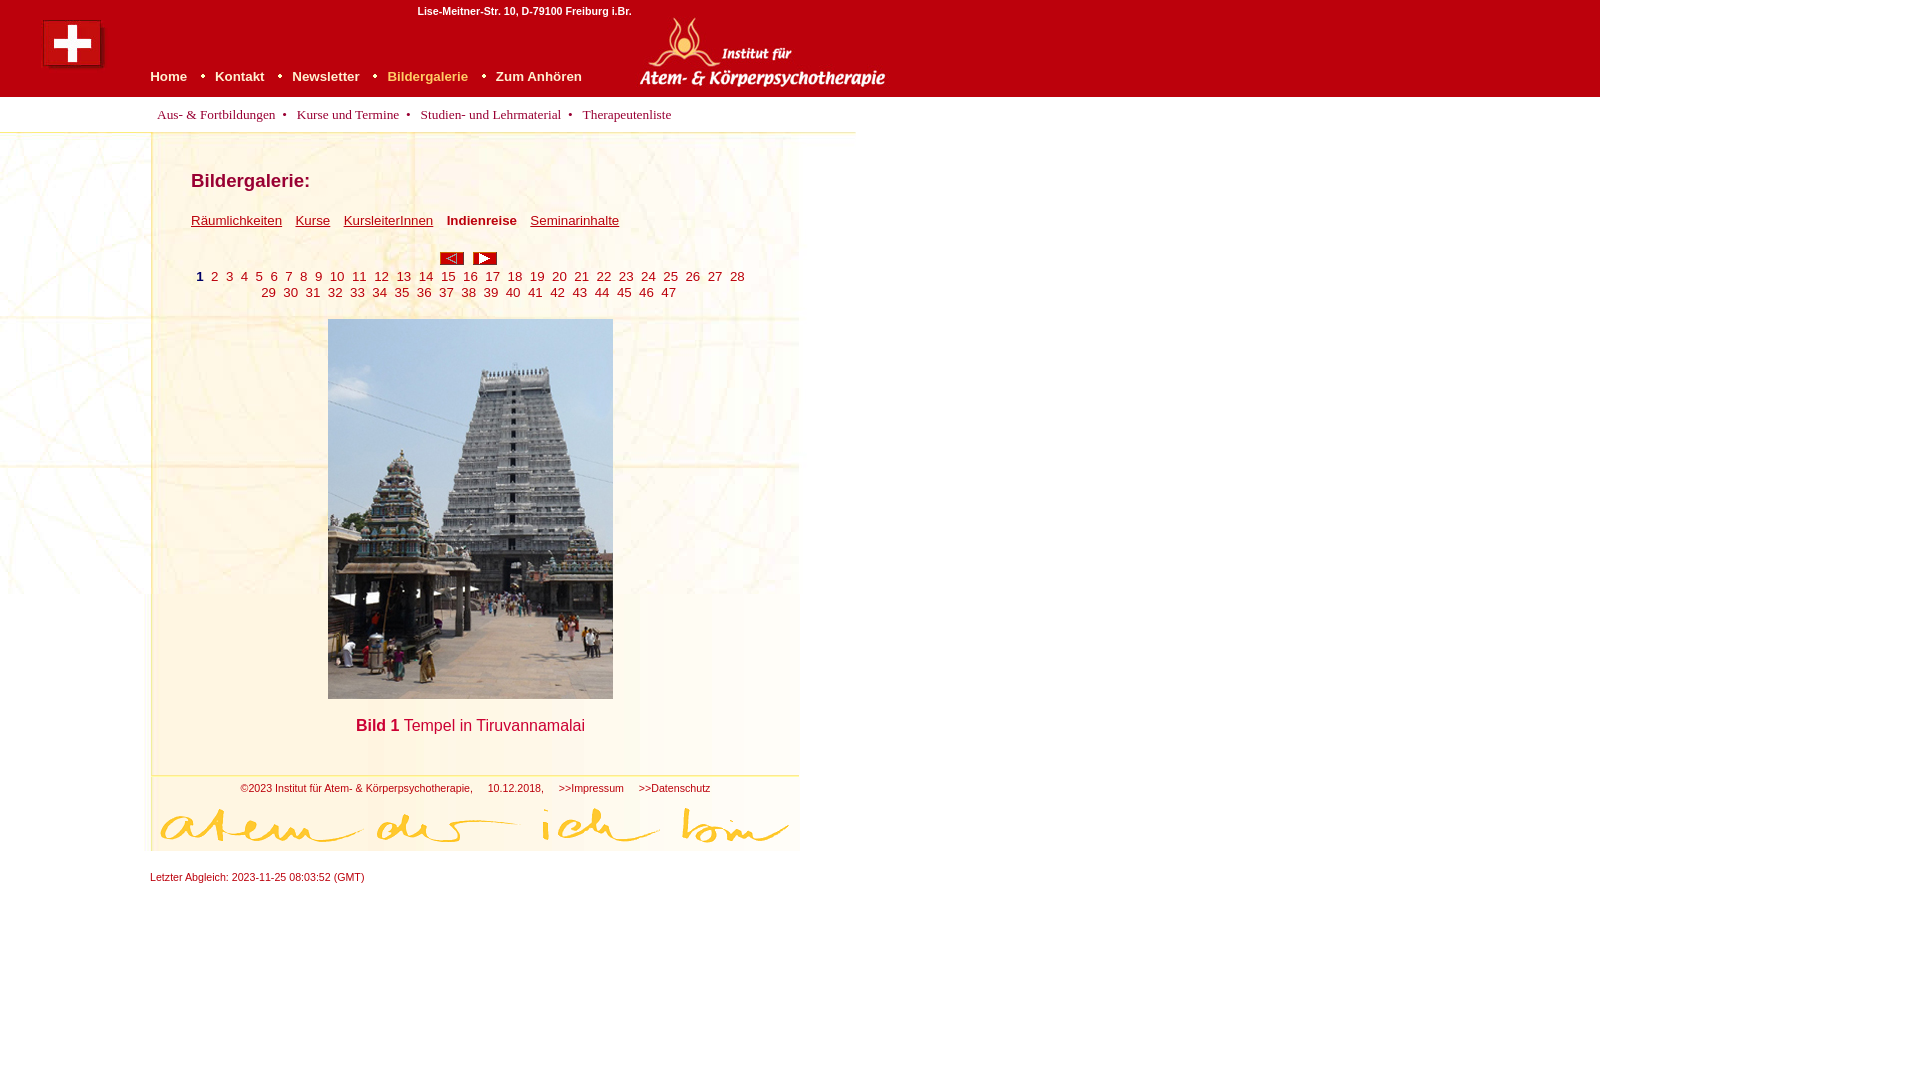 This screenshot has width=1920, height=1080. I want to click on 'Home', so click(148, 75).